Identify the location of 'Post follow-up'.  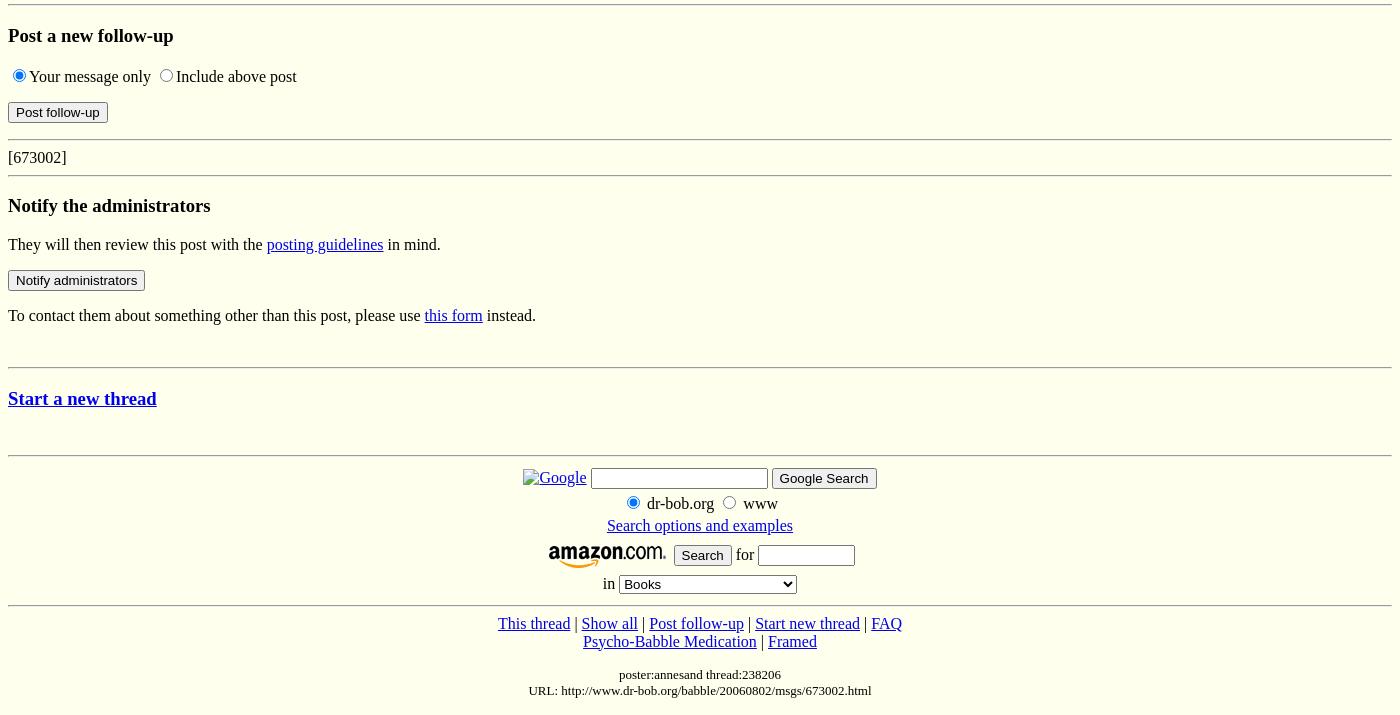
(649, 622).